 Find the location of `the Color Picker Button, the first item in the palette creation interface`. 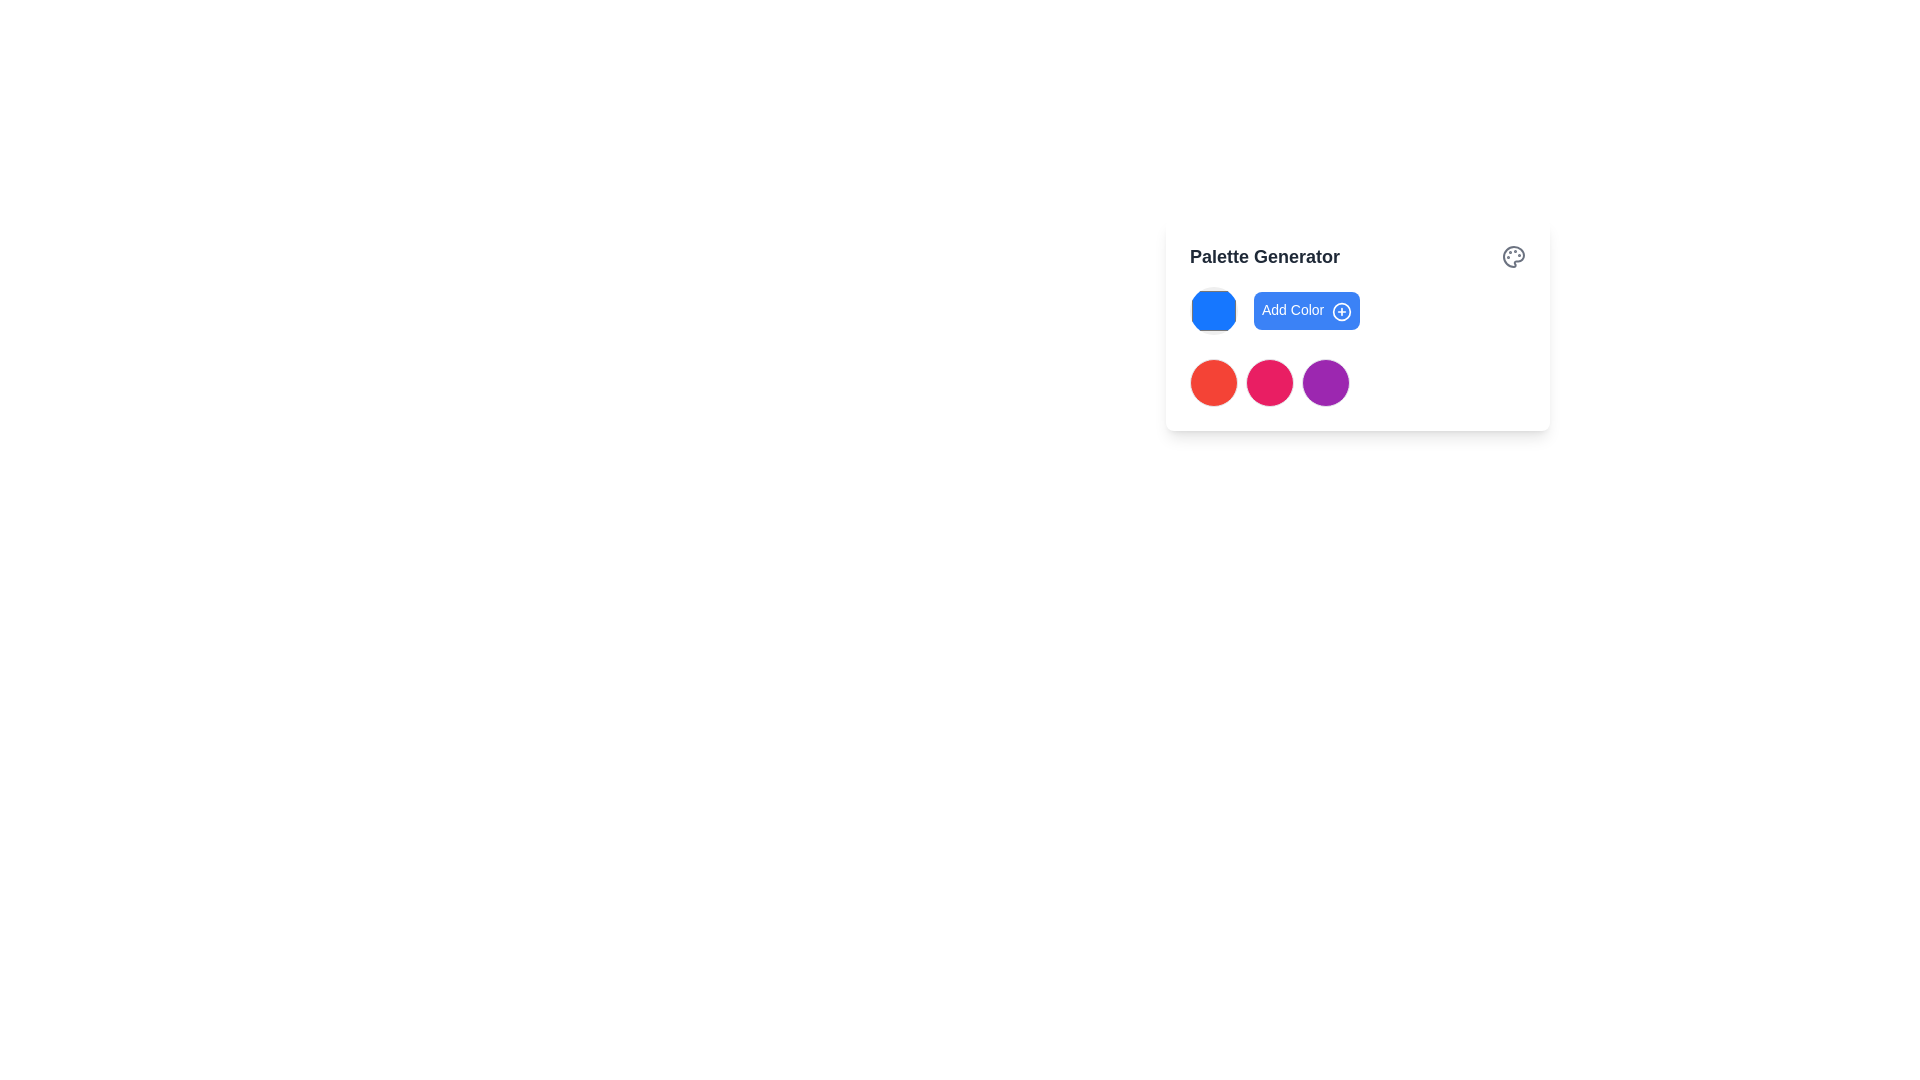

the Color Picker Button, the first item in the palette creation interface is located at coordinates (1213, 311).